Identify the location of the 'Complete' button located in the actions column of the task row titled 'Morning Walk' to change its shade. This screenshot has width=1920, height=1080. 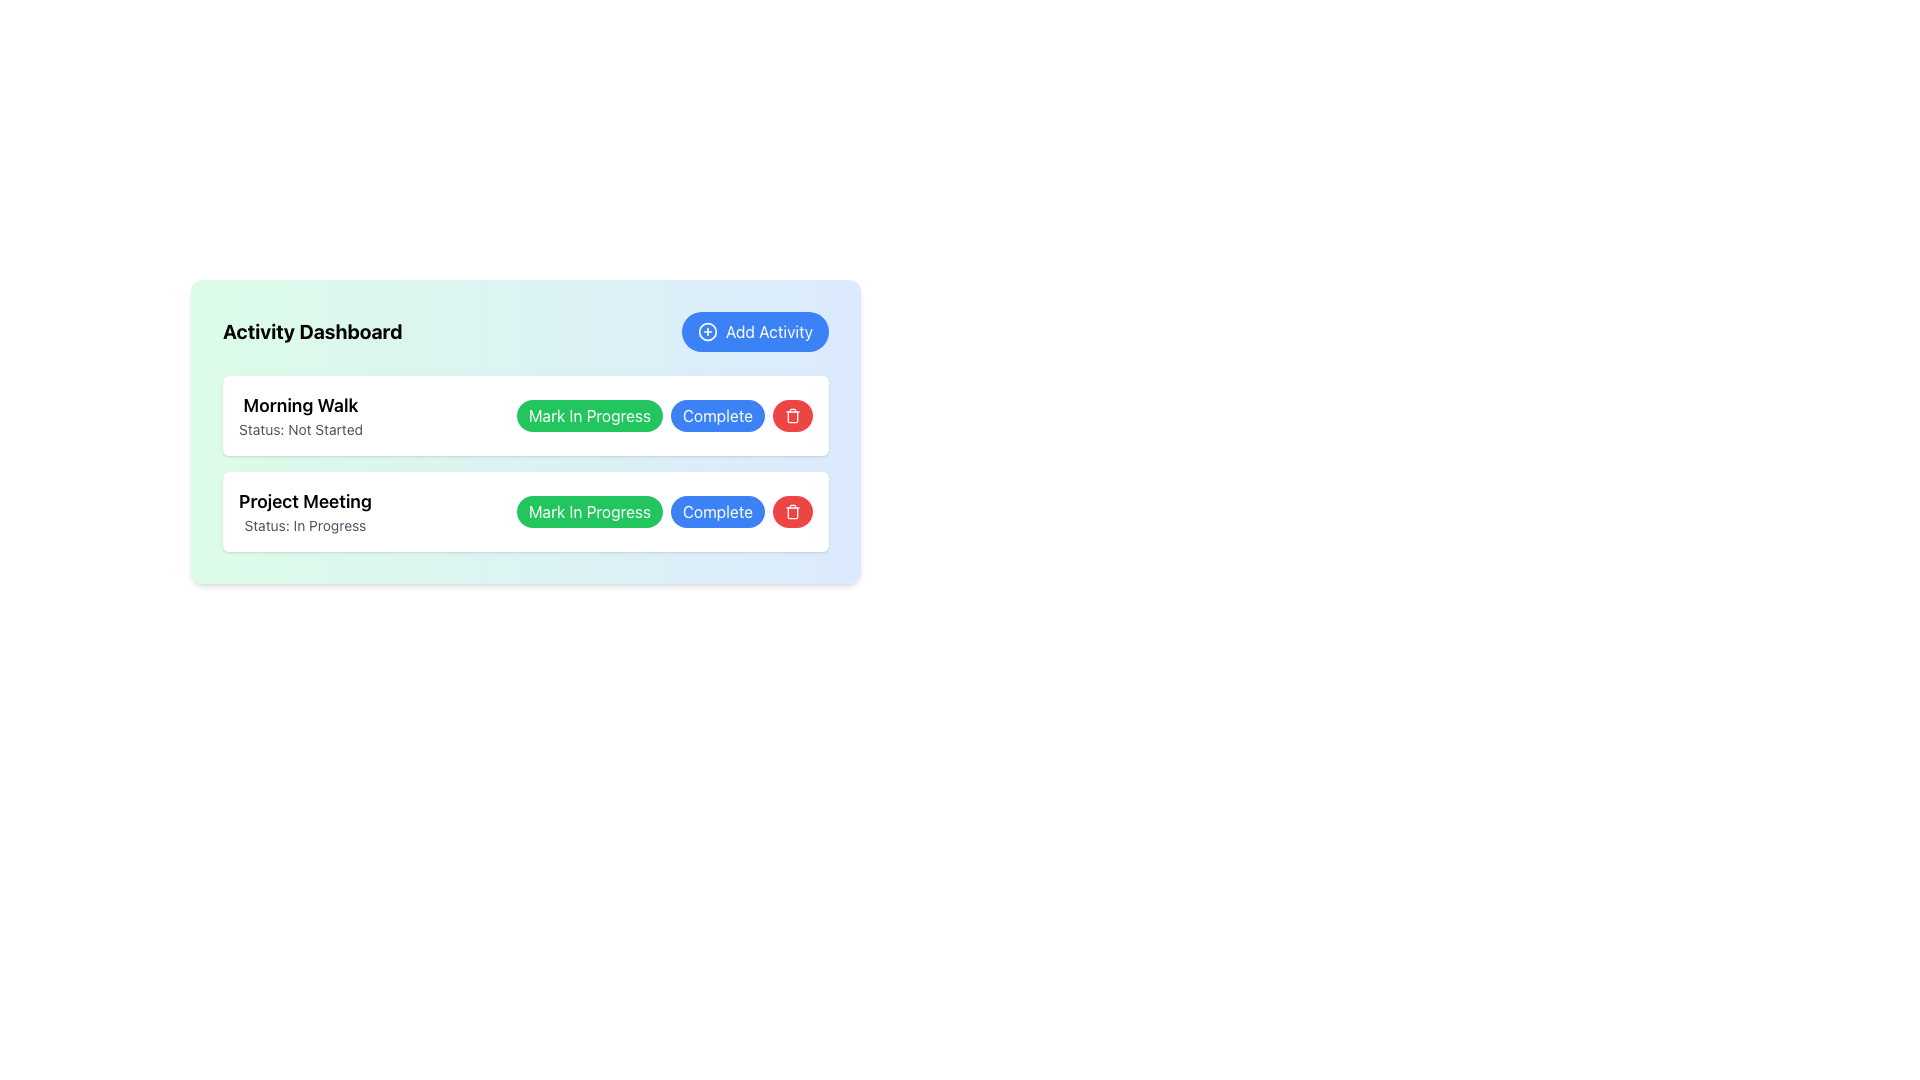
(717, 415).